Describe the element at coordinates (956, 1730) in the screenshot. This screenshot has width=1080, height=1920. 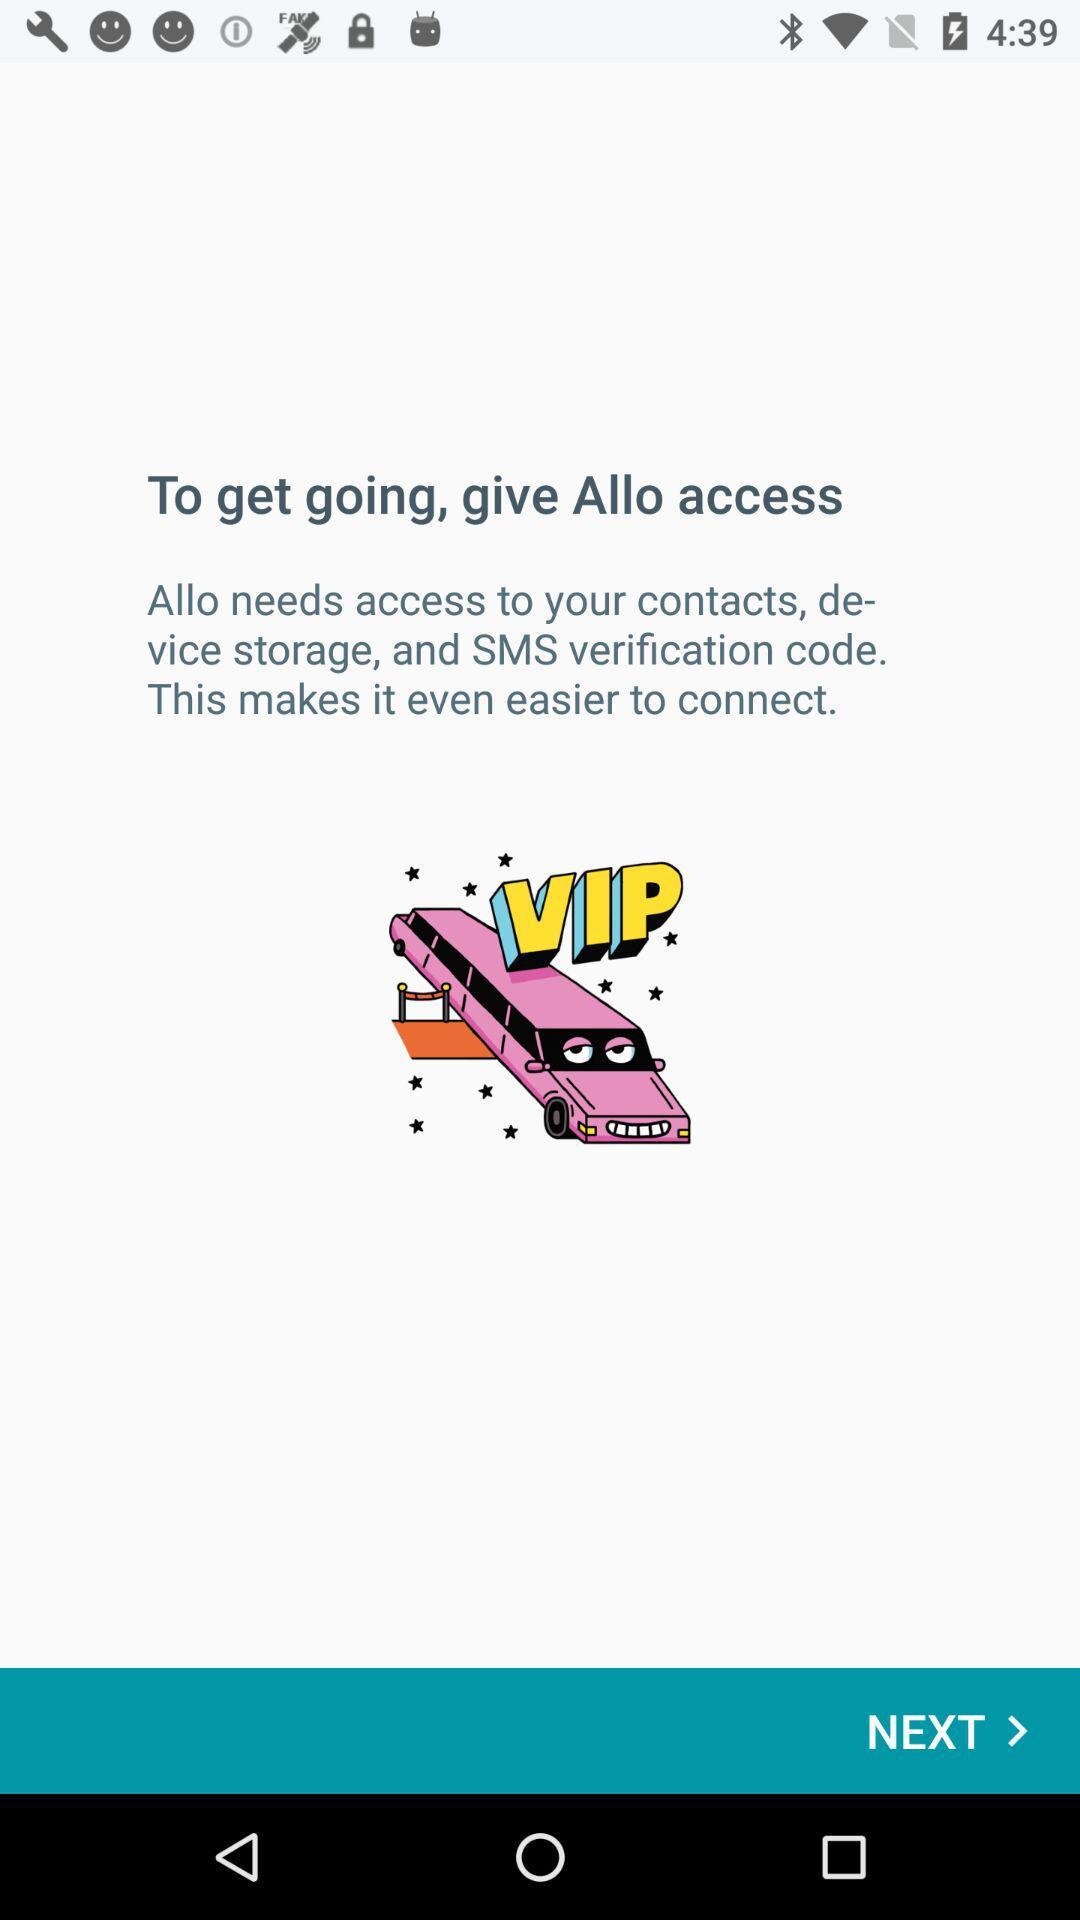
I see `the icon at the bottom right corner` at that location.